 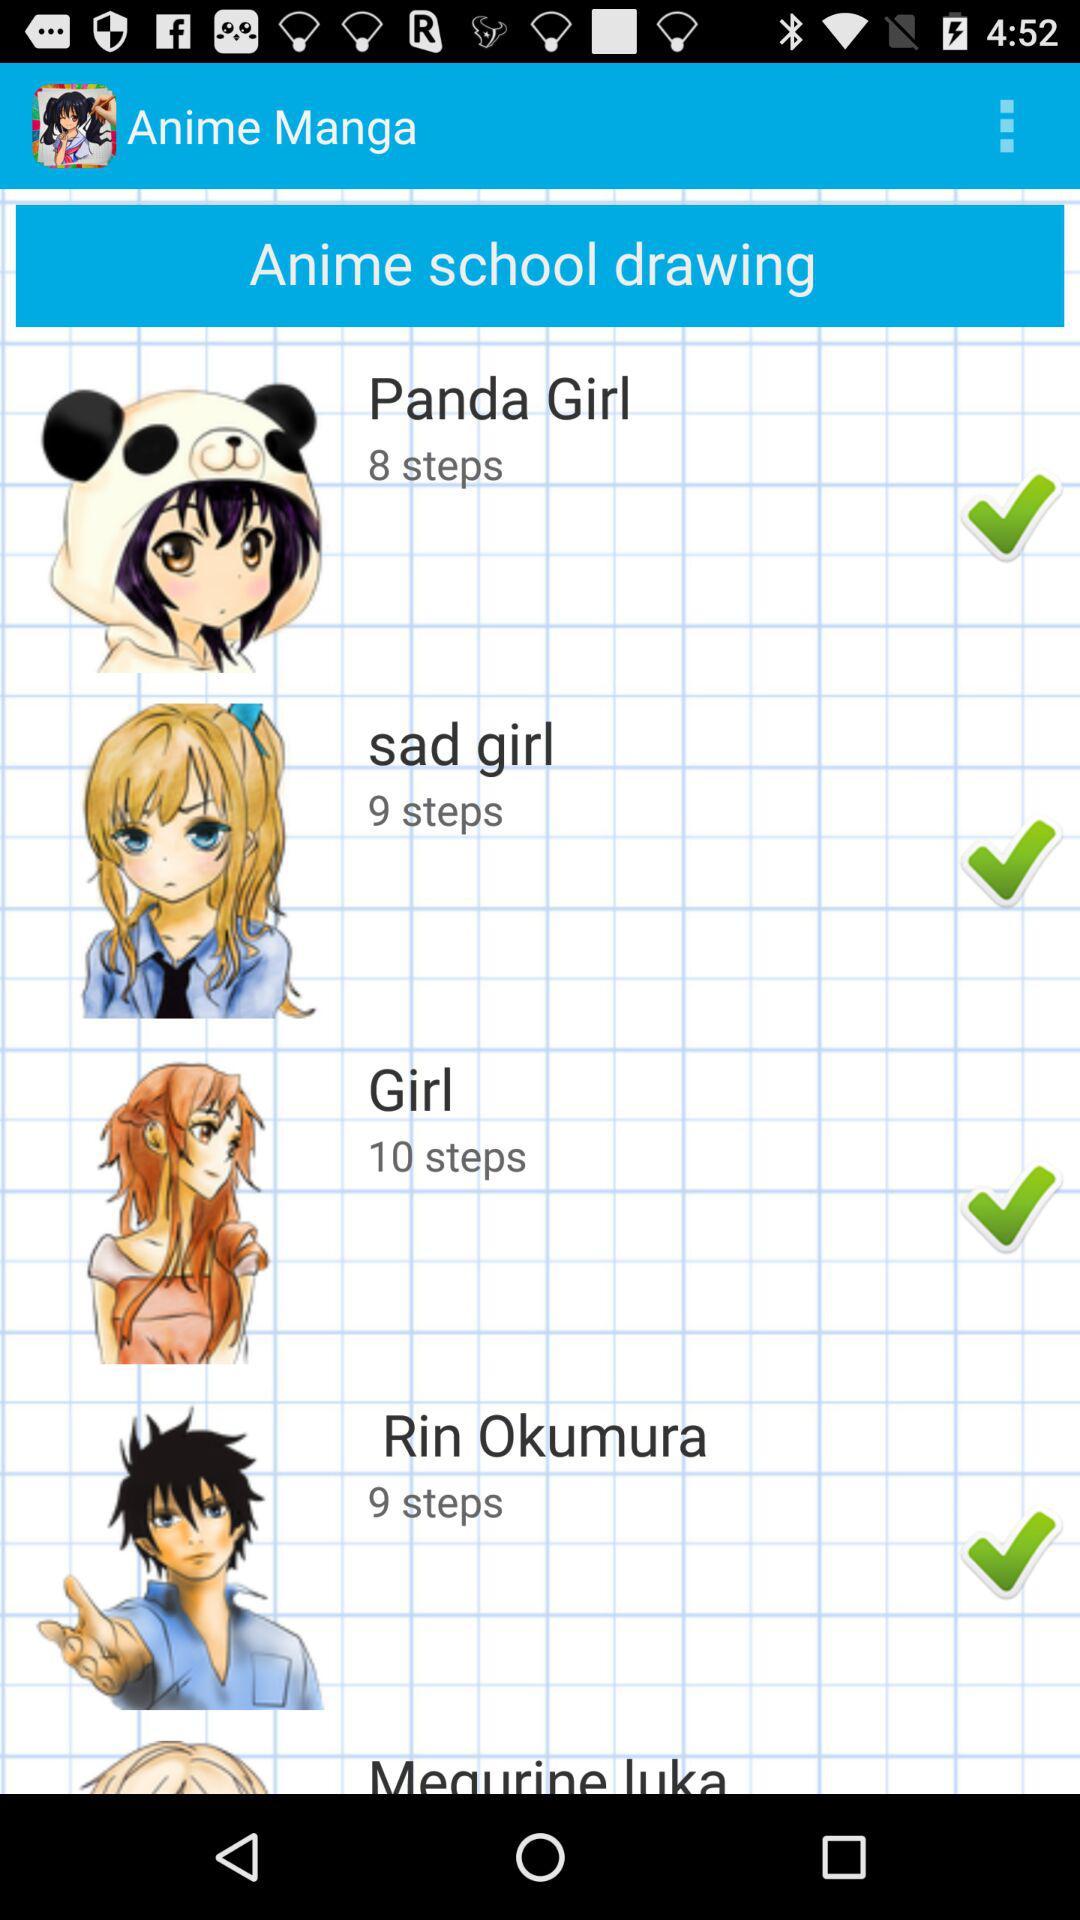 What do you see at coordinates (658, 462) in the screenshot?
I see `app below the panda girl item` at bounding box center [658, 462].